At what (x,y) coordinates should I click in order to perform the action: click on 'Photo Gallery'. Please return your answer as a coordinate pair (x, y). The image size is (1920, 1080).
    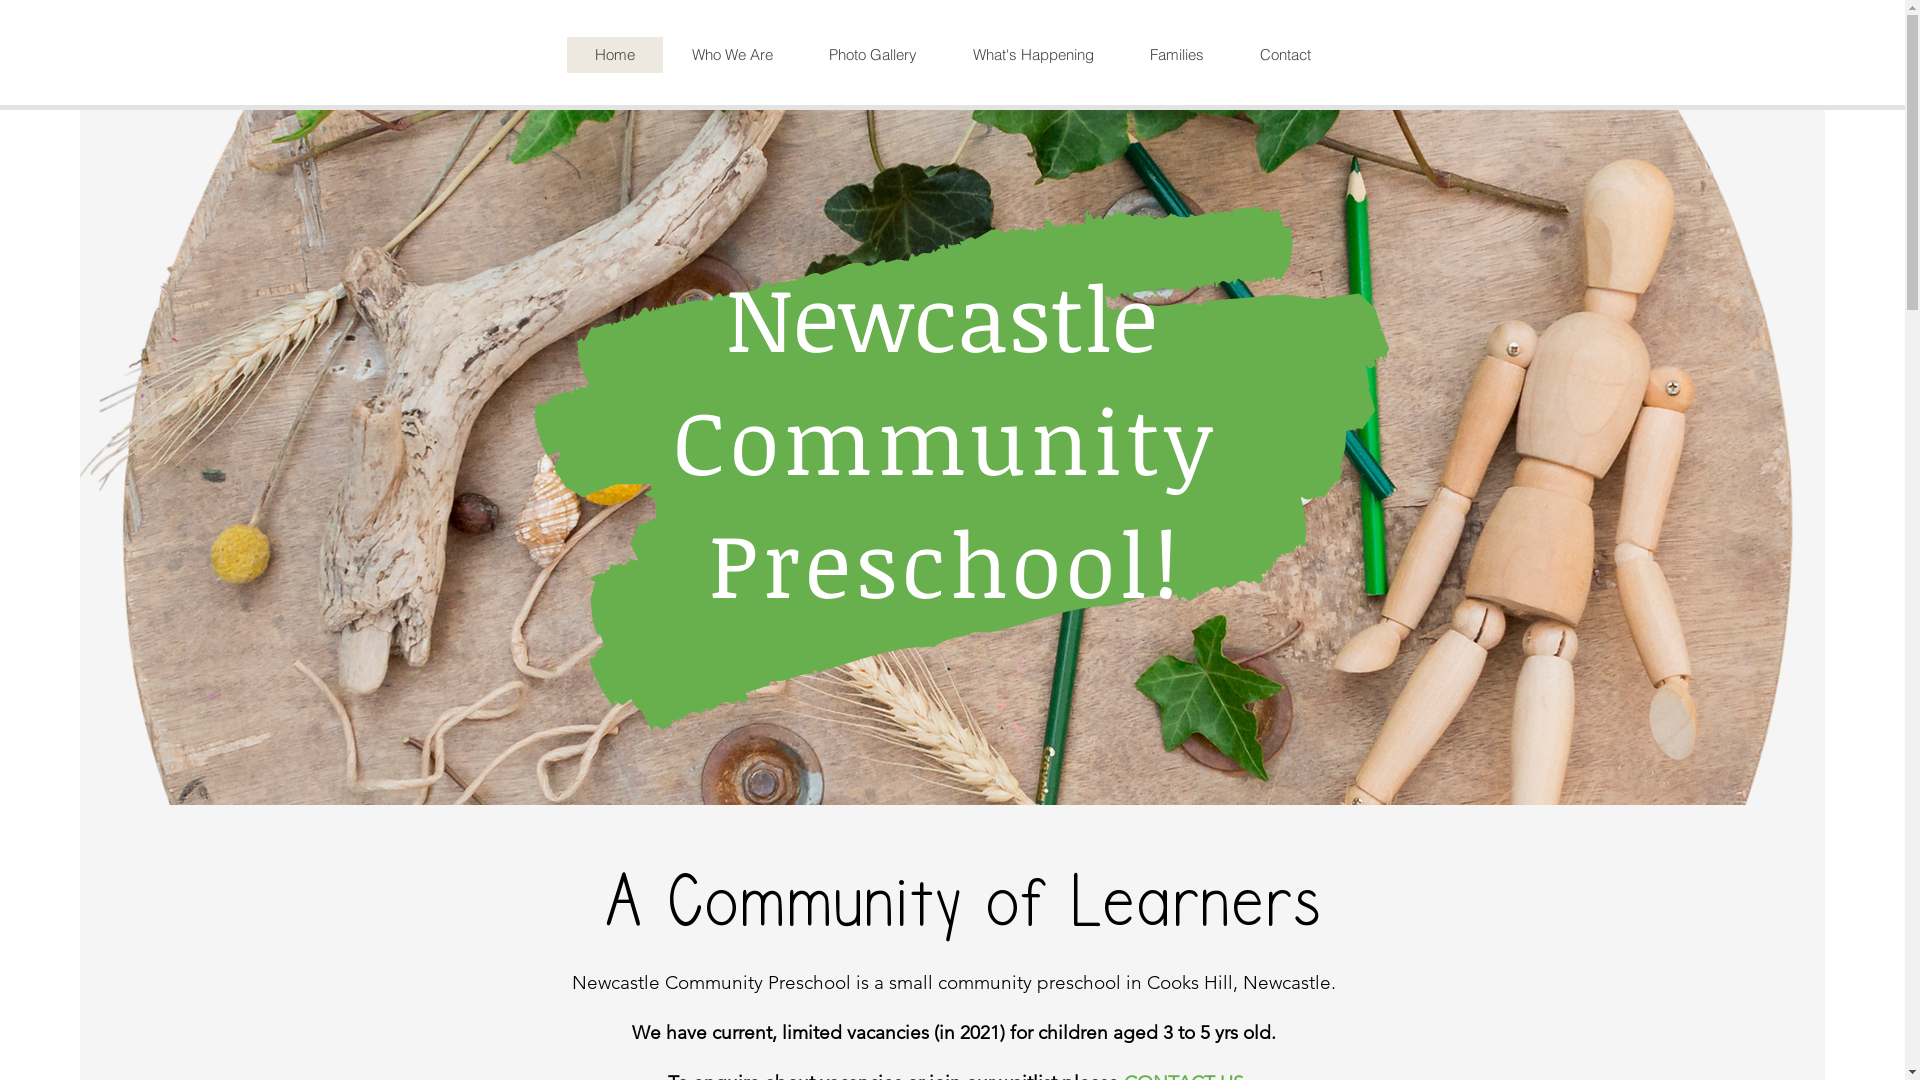
    Looking at the image, I should click on (872, 53).